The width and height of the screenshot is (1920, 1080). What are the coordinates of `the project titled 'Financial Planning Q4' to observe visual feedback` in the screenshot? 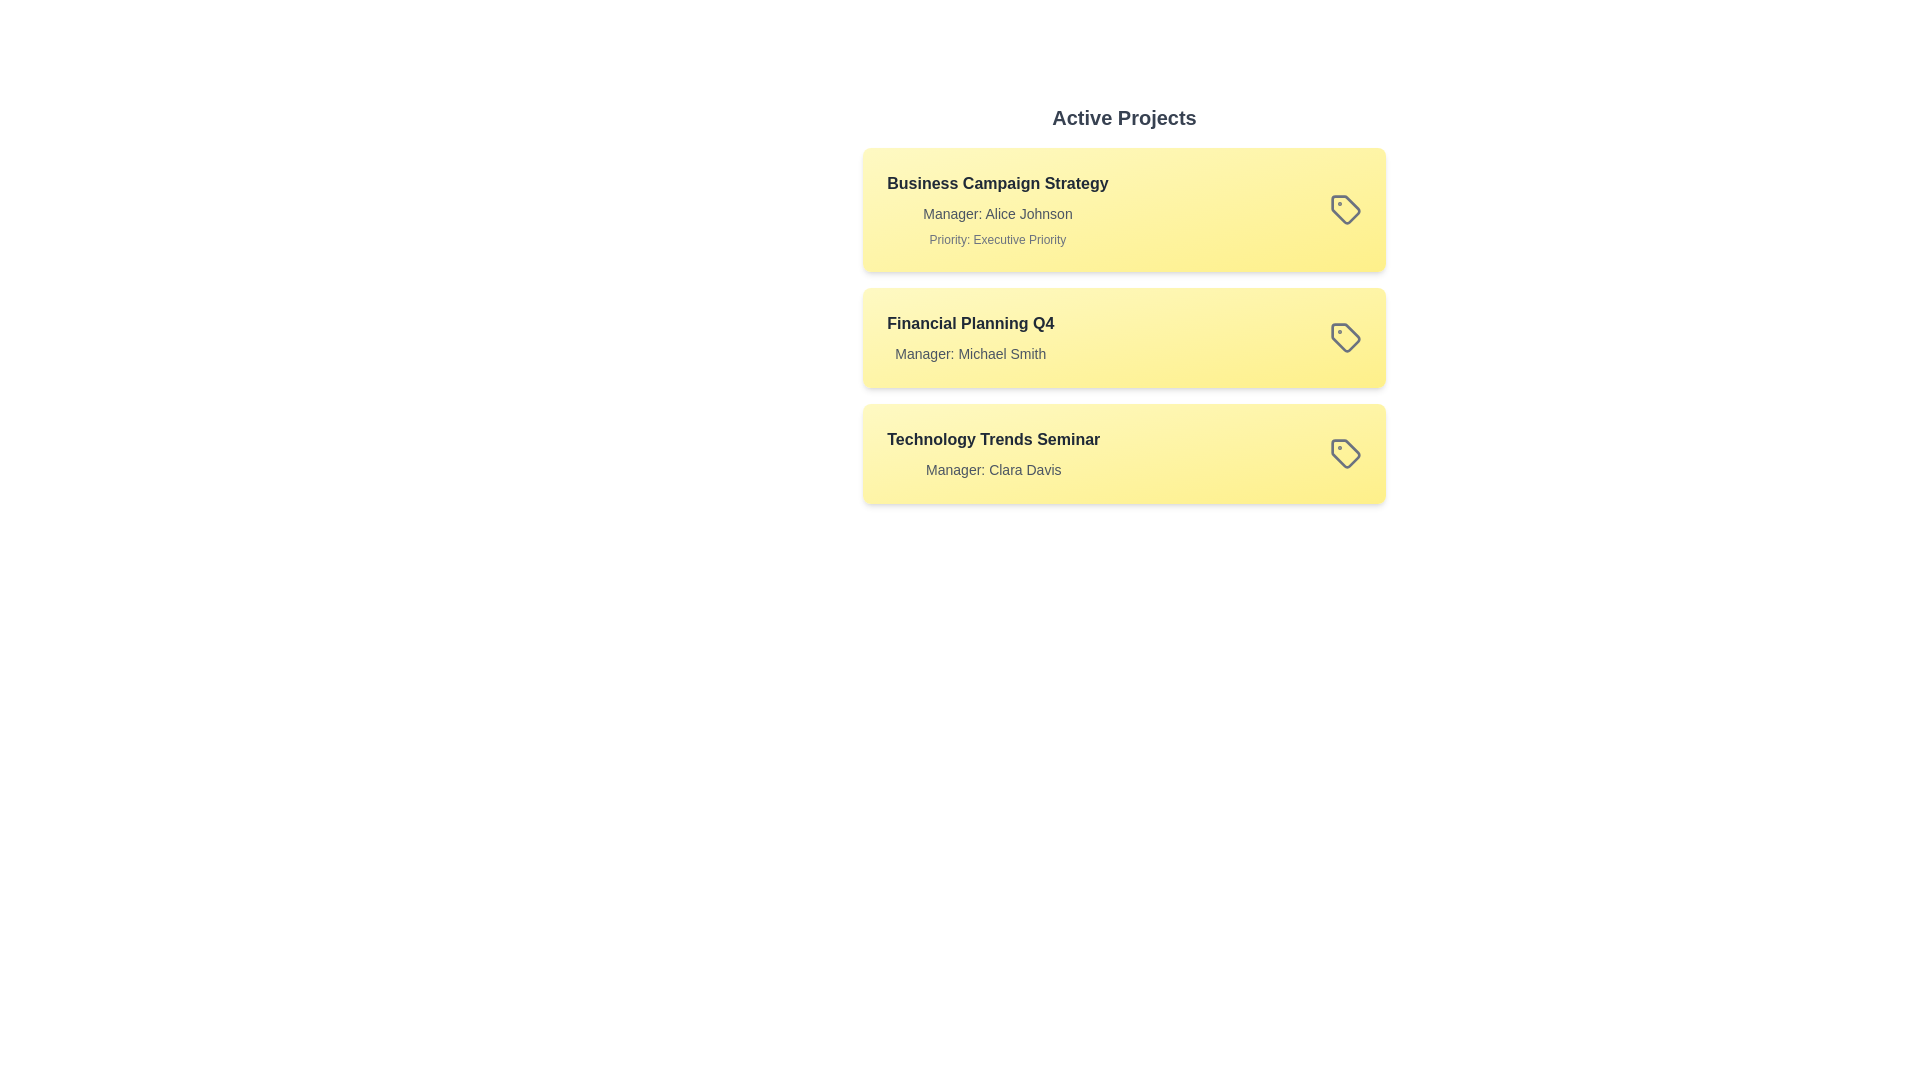 It's located at (1124, 337).